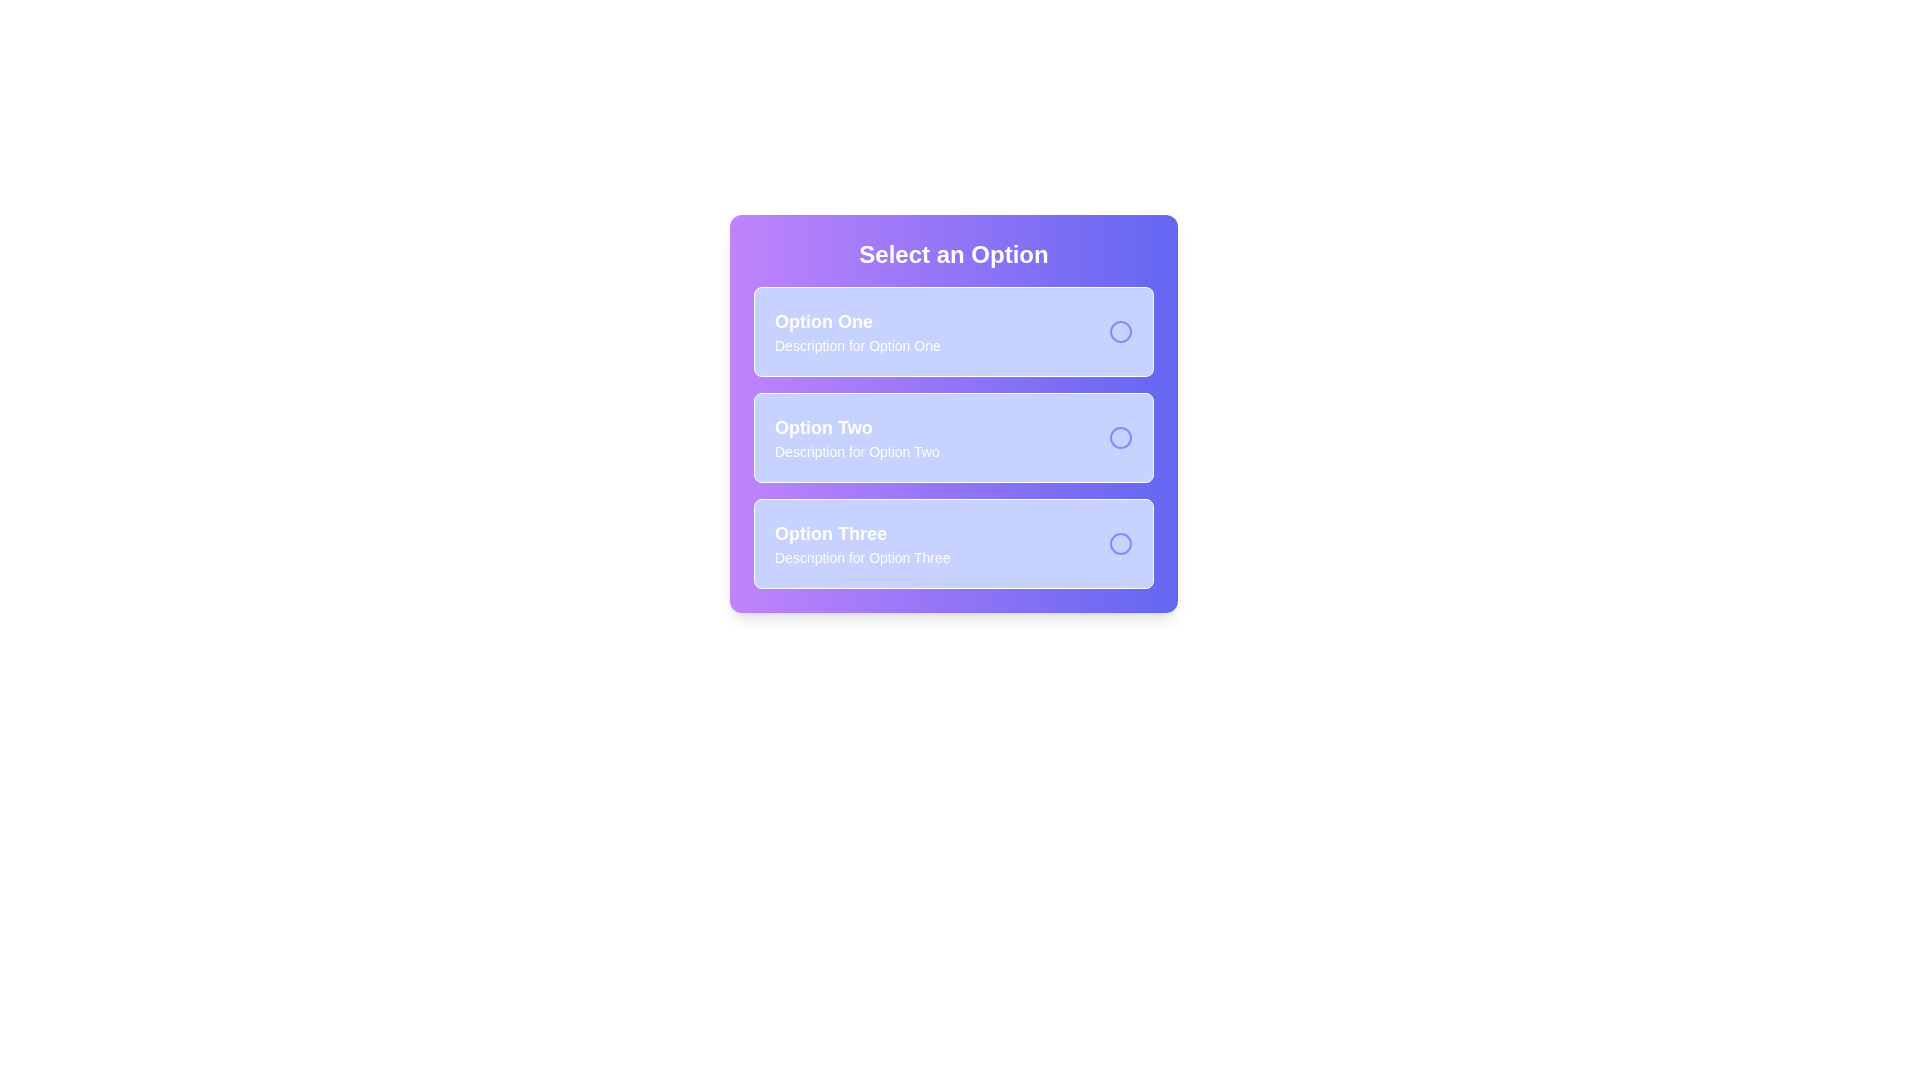  What do you see at coordinates (857, 320) in the screenshot?
I see `the bold, large-sized text displaying 'Option One', which is positioned at the beginning of the option card layout and aligns horizontally with an interactive circle` at bounding box center [857, 320].